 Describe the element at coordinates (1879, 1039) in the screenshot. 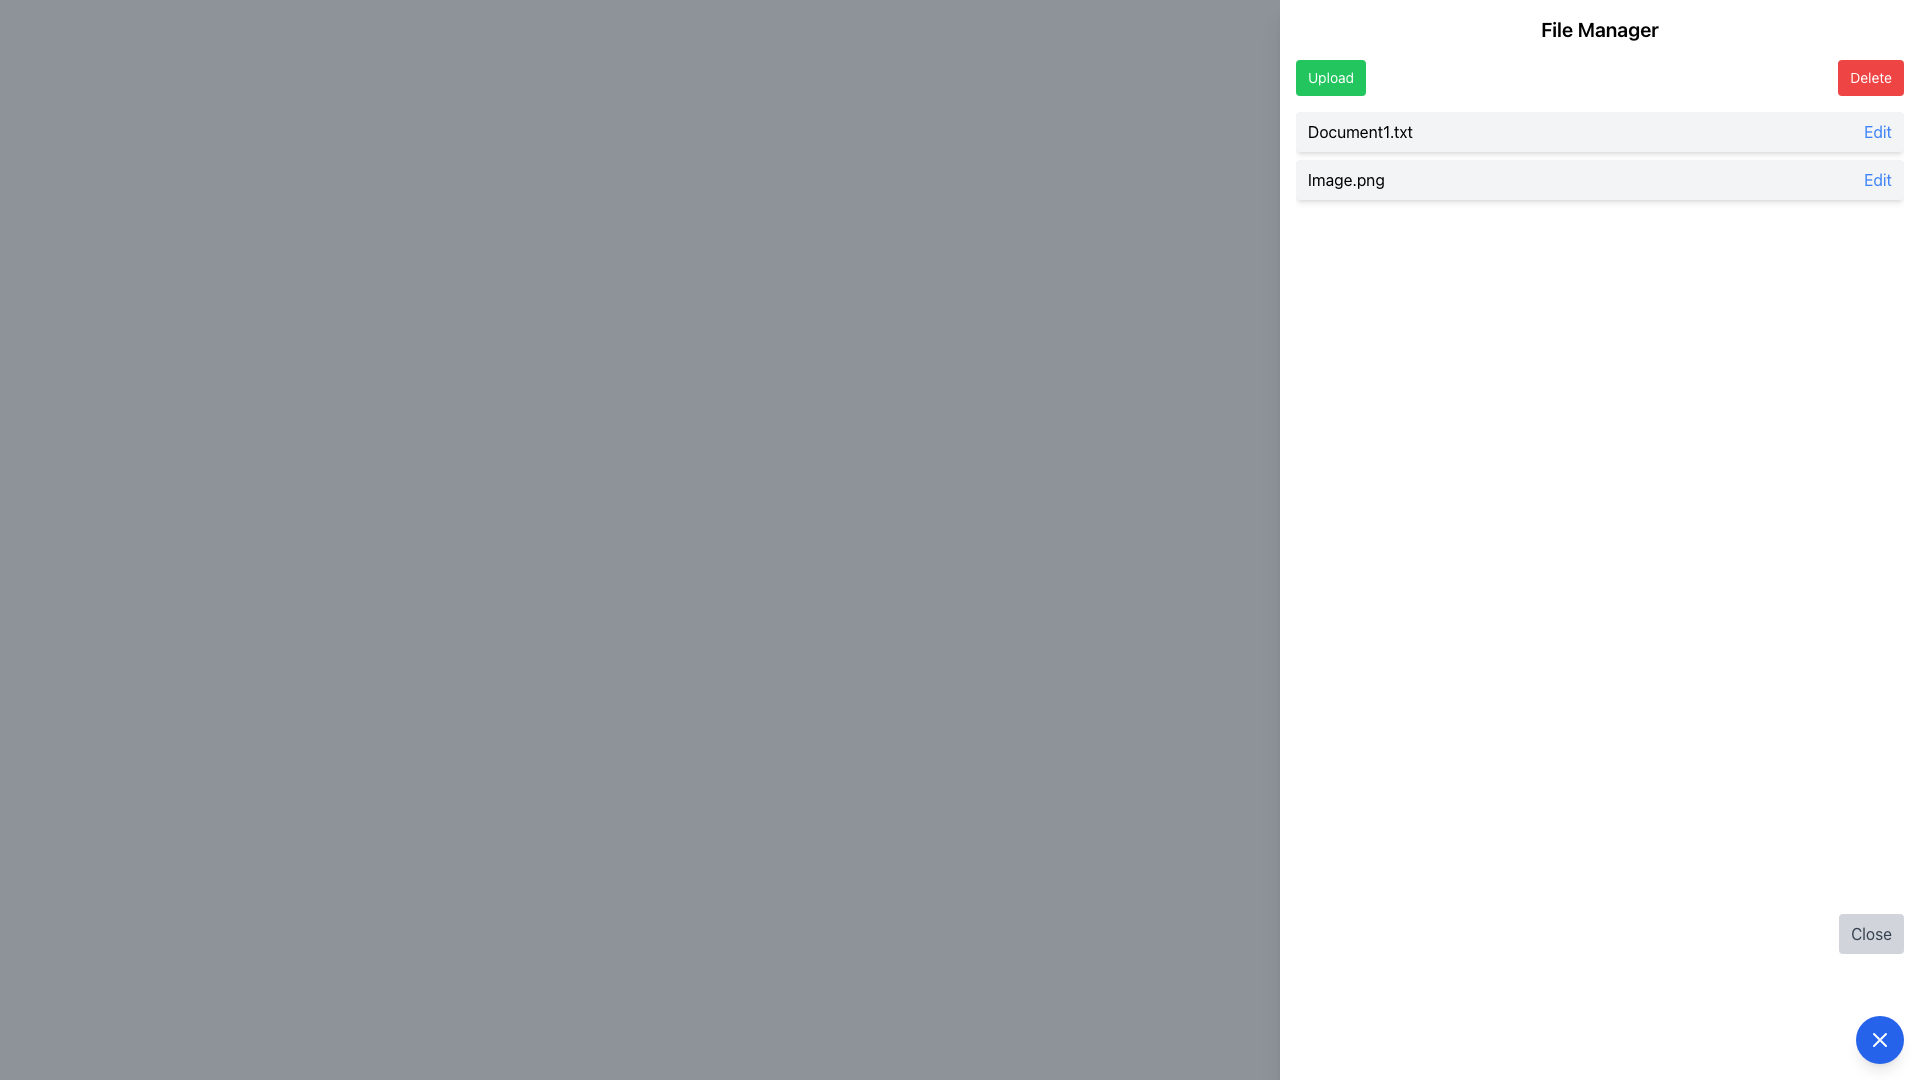

I see `the circular blue button with a white 'X' icon located at the bottom-right corner of the interface to trigger a tooltip or visual feedback` at that location.